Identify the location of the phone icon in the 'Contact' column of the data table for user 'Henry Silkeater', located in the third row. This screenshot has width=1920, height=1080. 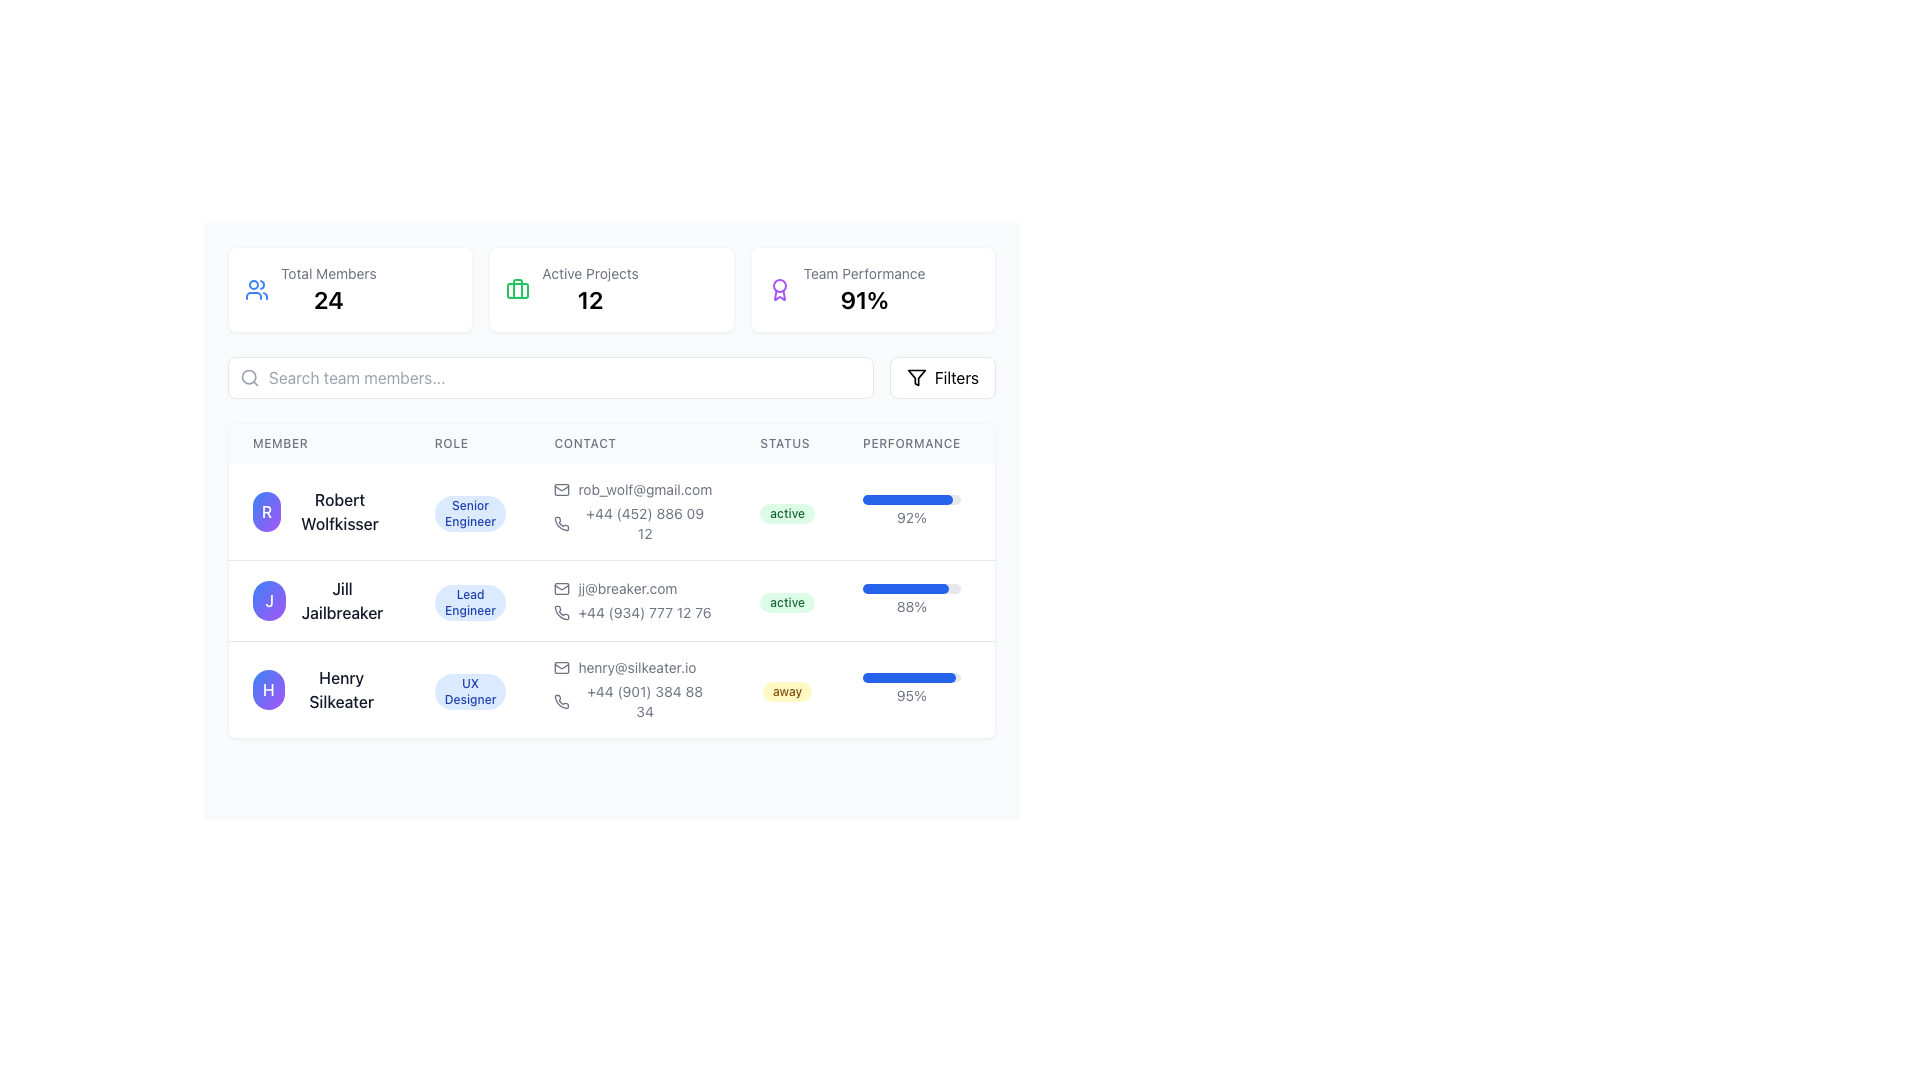
(561, 701).